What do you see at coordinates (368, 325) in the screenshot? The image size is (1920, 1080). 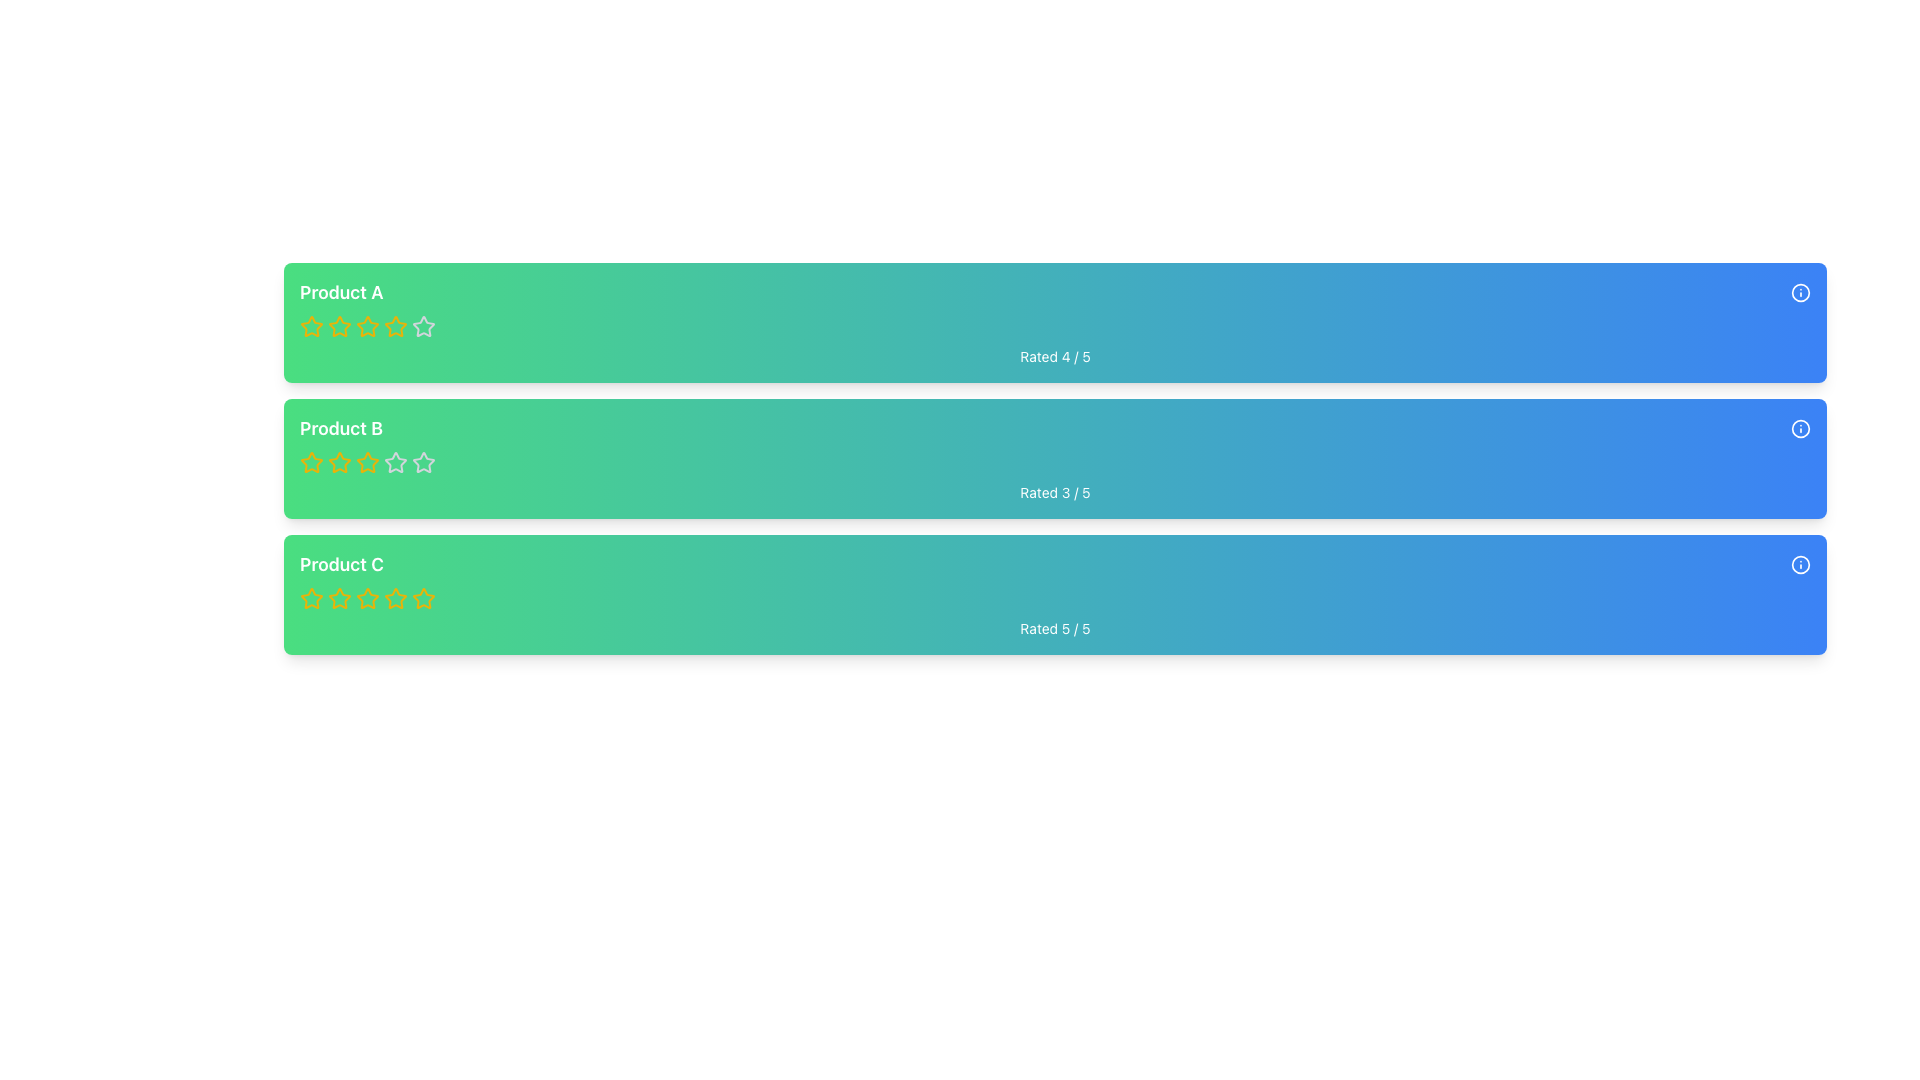 I see `the fourth star in the row of five stars for 'Product A'` at bounding box center [368, 325].